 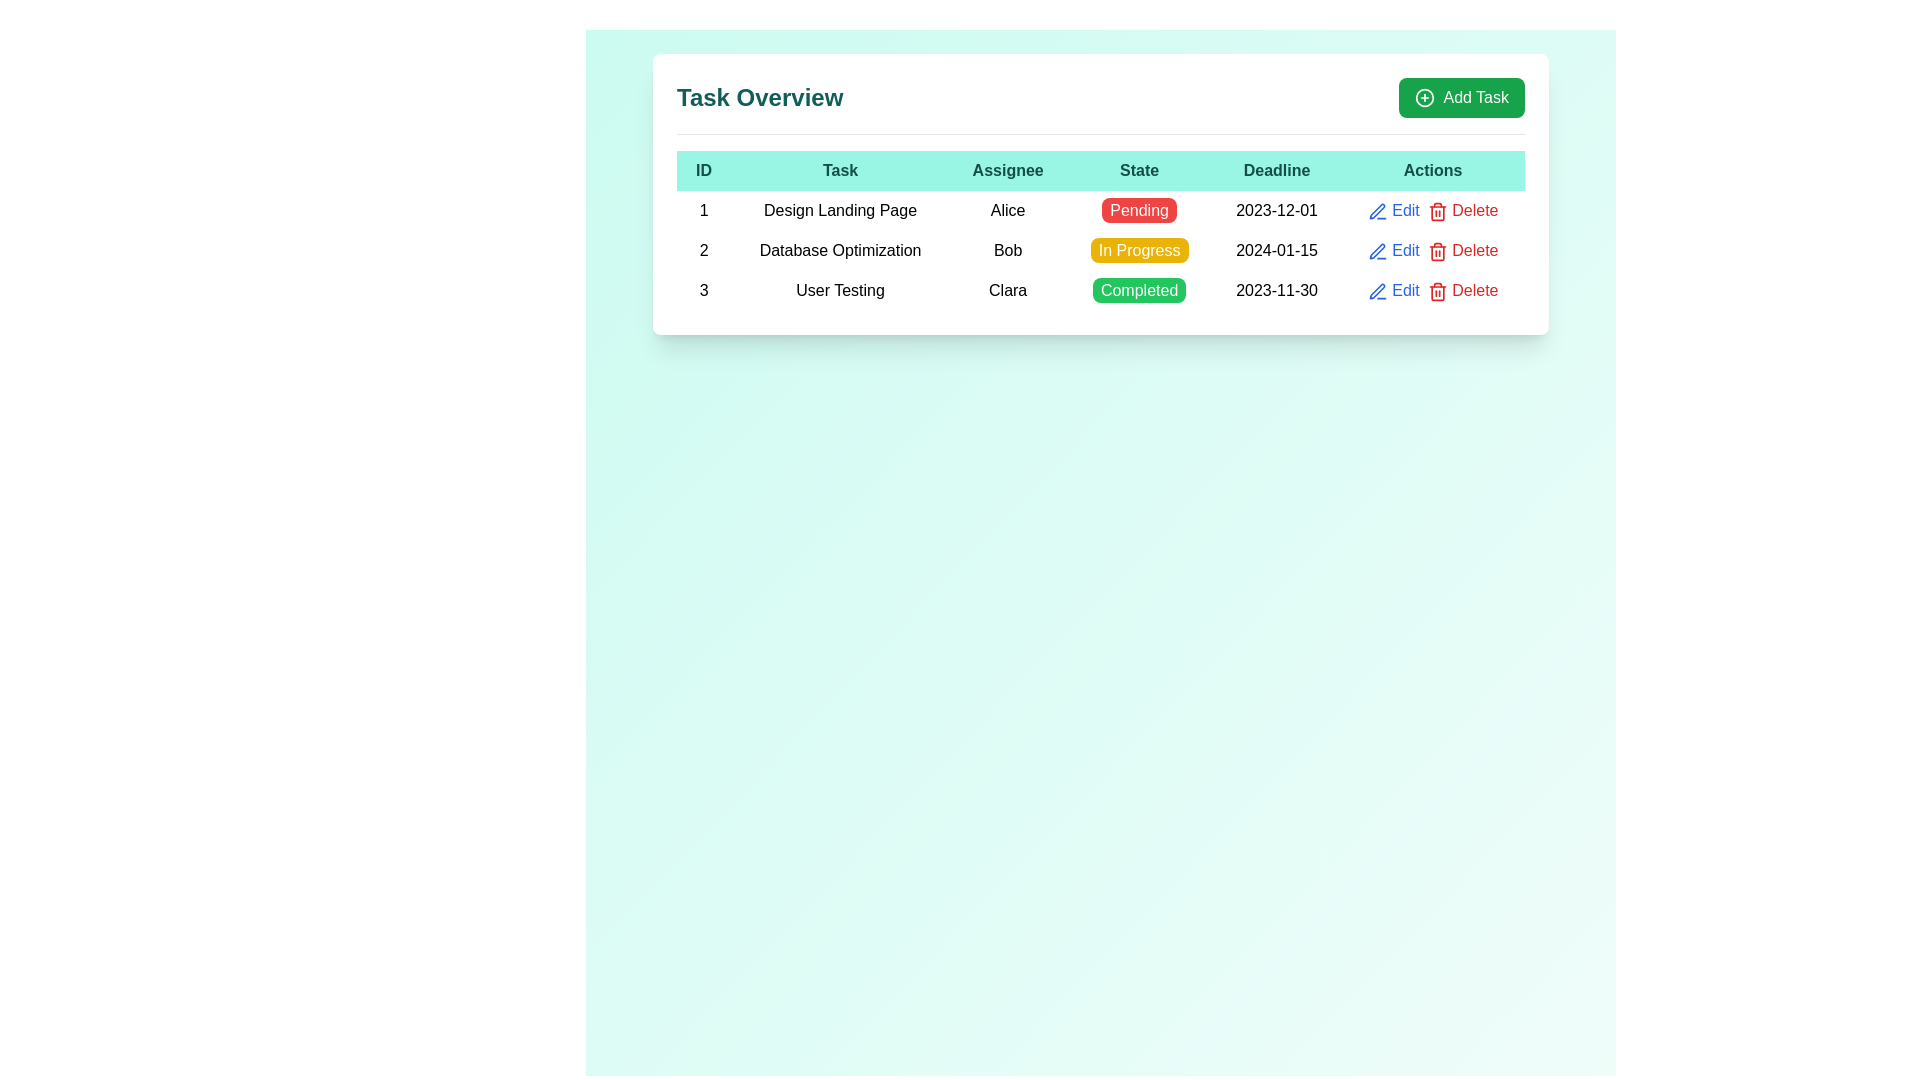 What do you see at coordinates (1392, 211) in the screenshot?
I see `the edit link in the 'Actions' column of the table for the task 'Design Landing Page'` at bounding box center [1392, 211].